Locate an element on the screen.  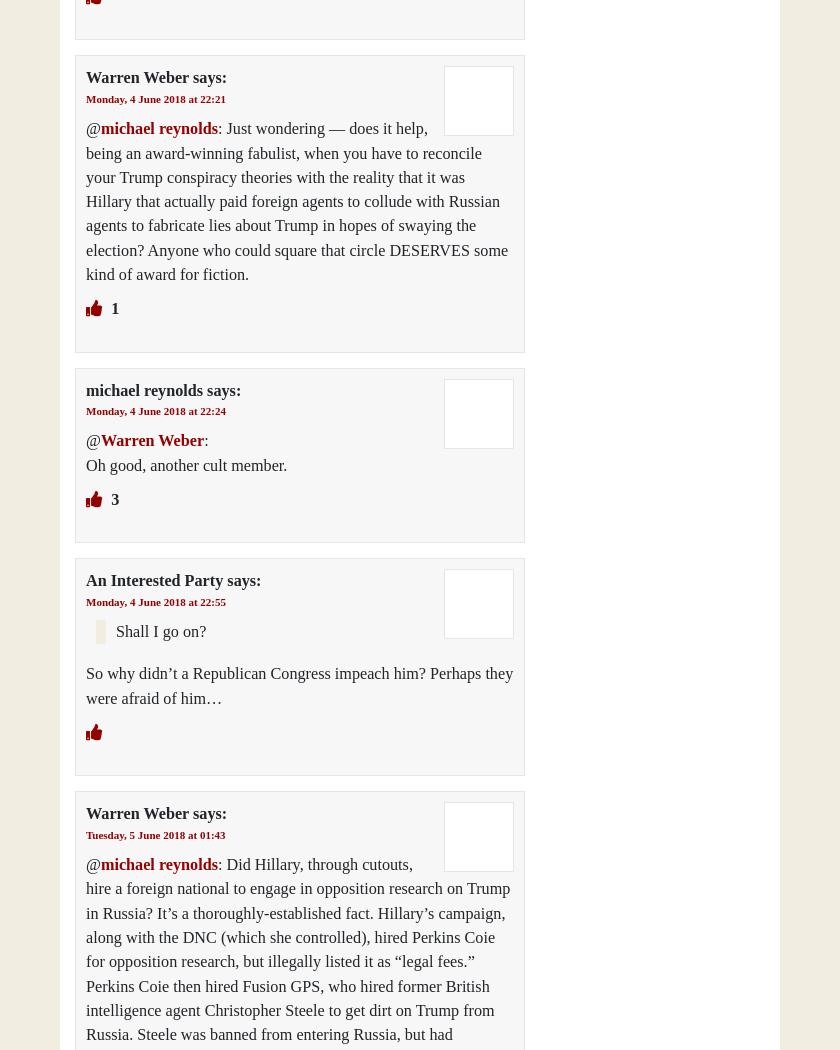
'1' is located at coordinates (113, 309).